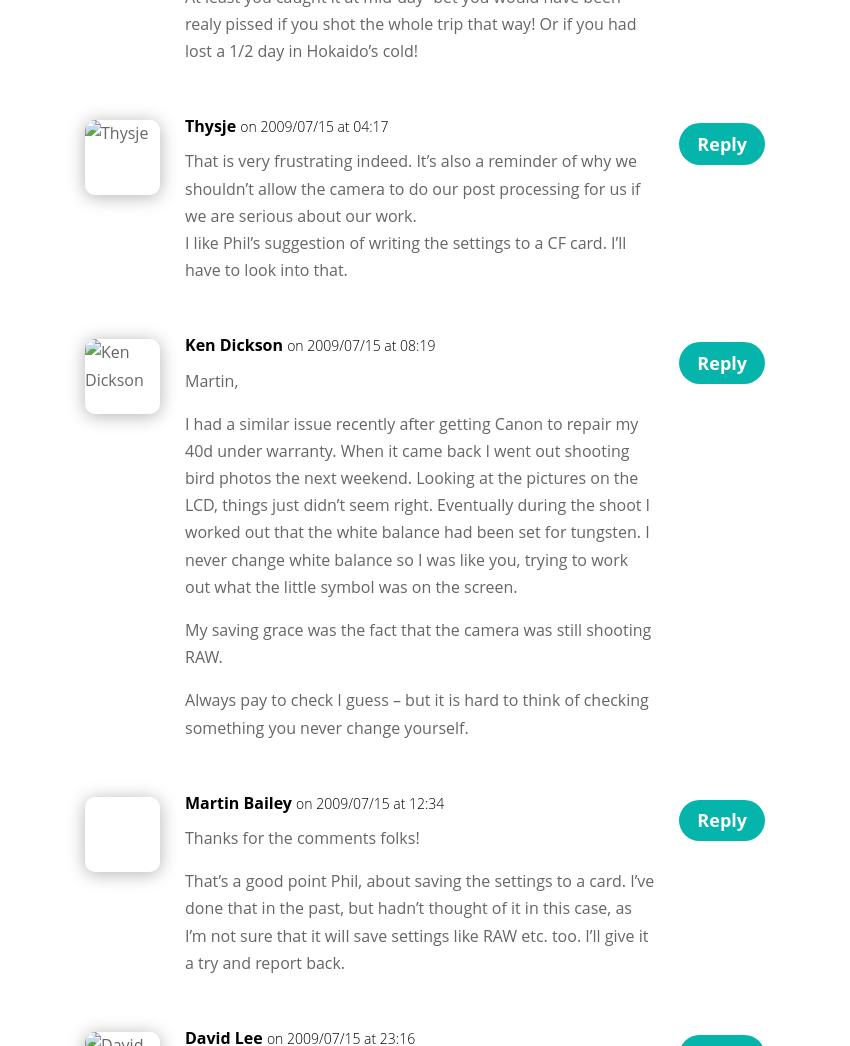 Image resolution: width=850 pixels, height=1046 pixels. What do you see at coordinates (183, 380) in the screenshot?
I see `'Martin,'` at bounding box center [183, 380].